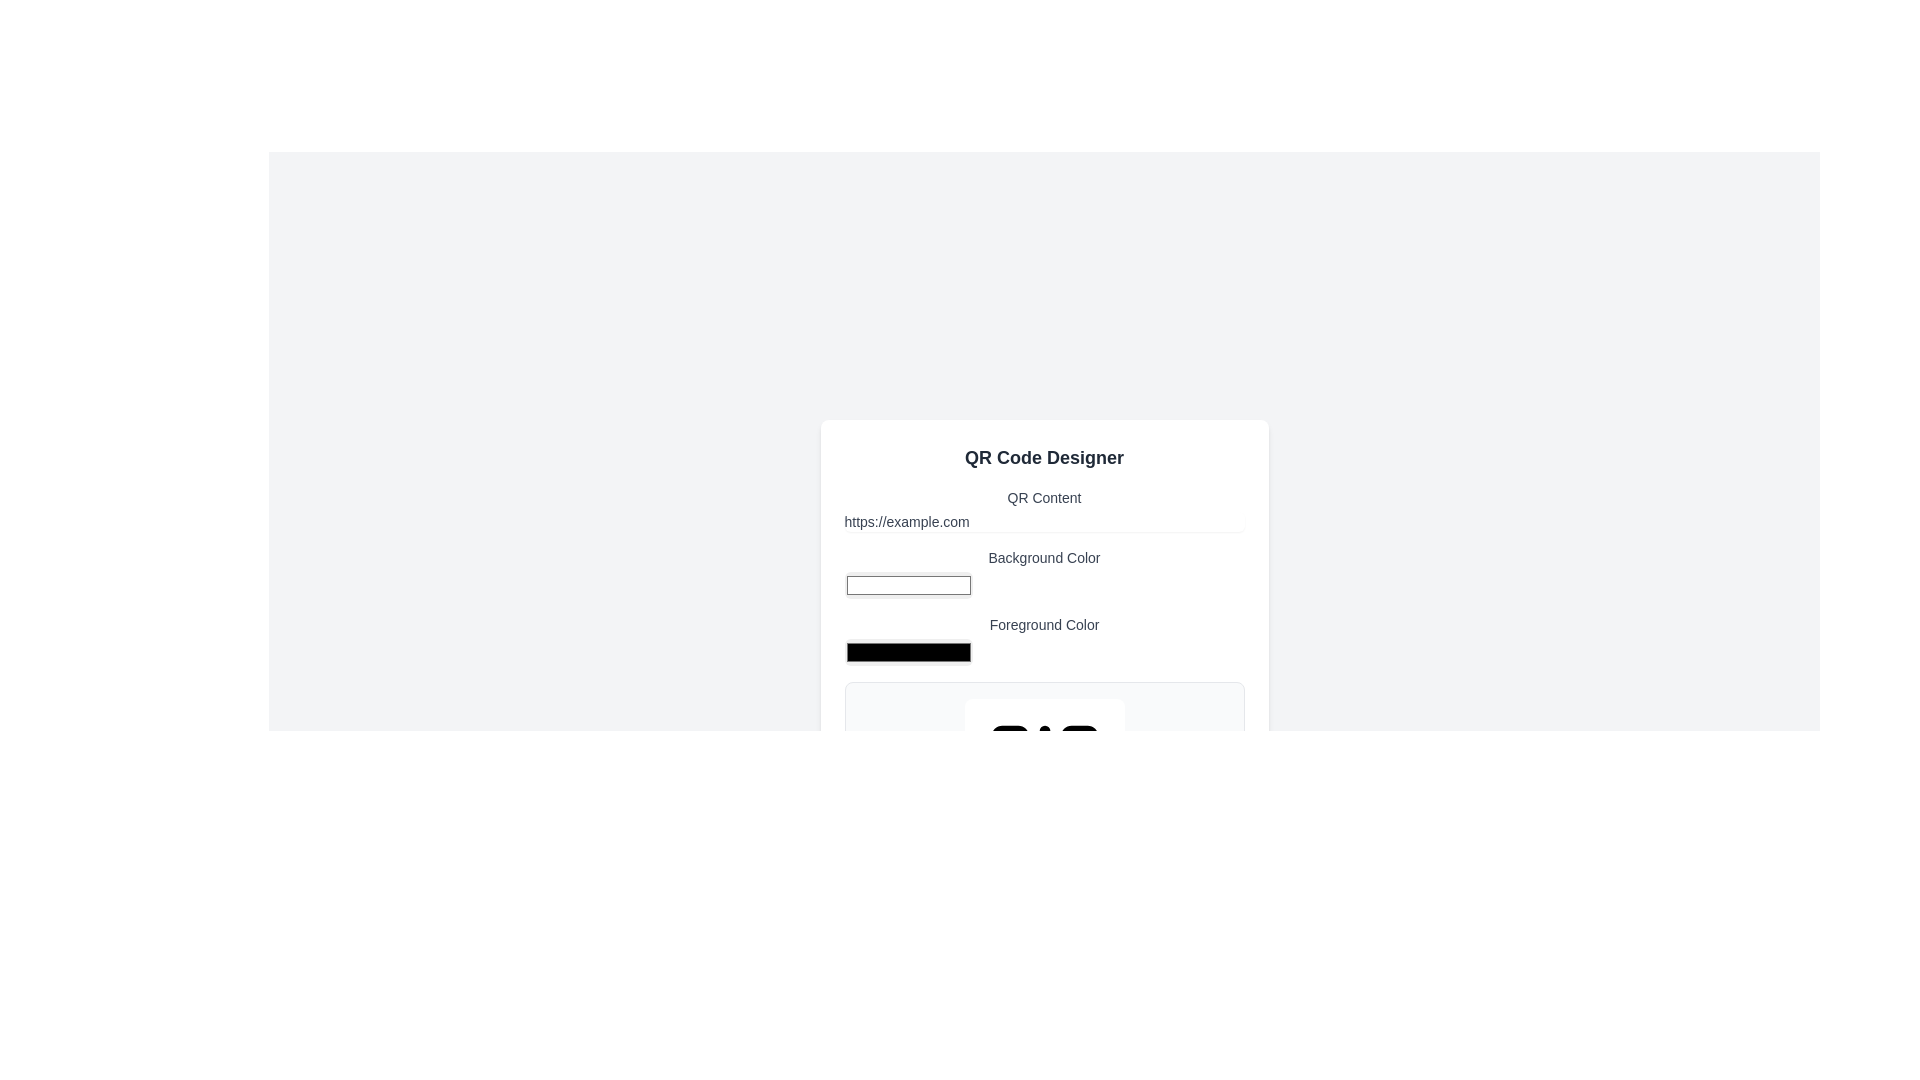 This screenshot has height=1080, width=1920. Describe the element at coordinates (1043, 778) in the screenshot. I see `the QR code, which is the main and only graphical element centered in the lower part of the interface` at that location.